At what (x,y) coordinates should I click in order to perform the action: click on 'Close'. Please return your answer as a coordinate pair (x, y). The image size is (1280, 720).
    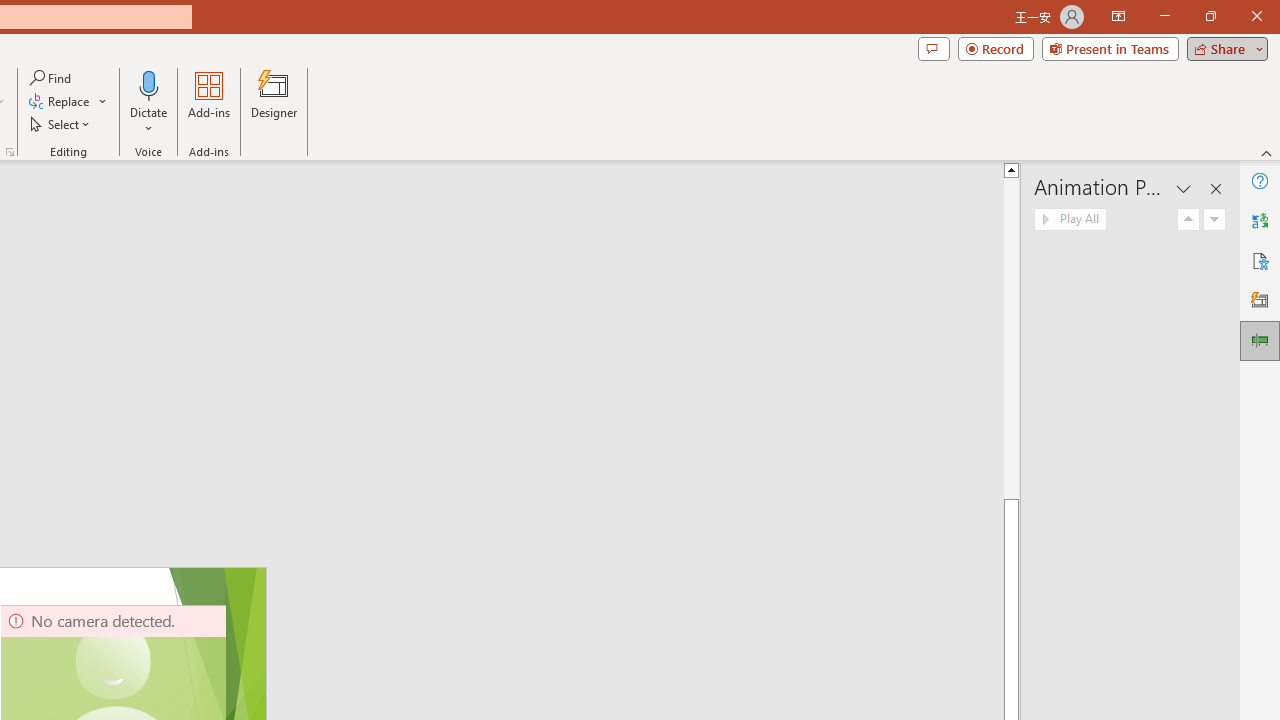
    Looking at the image, I should click on (1255, 16).